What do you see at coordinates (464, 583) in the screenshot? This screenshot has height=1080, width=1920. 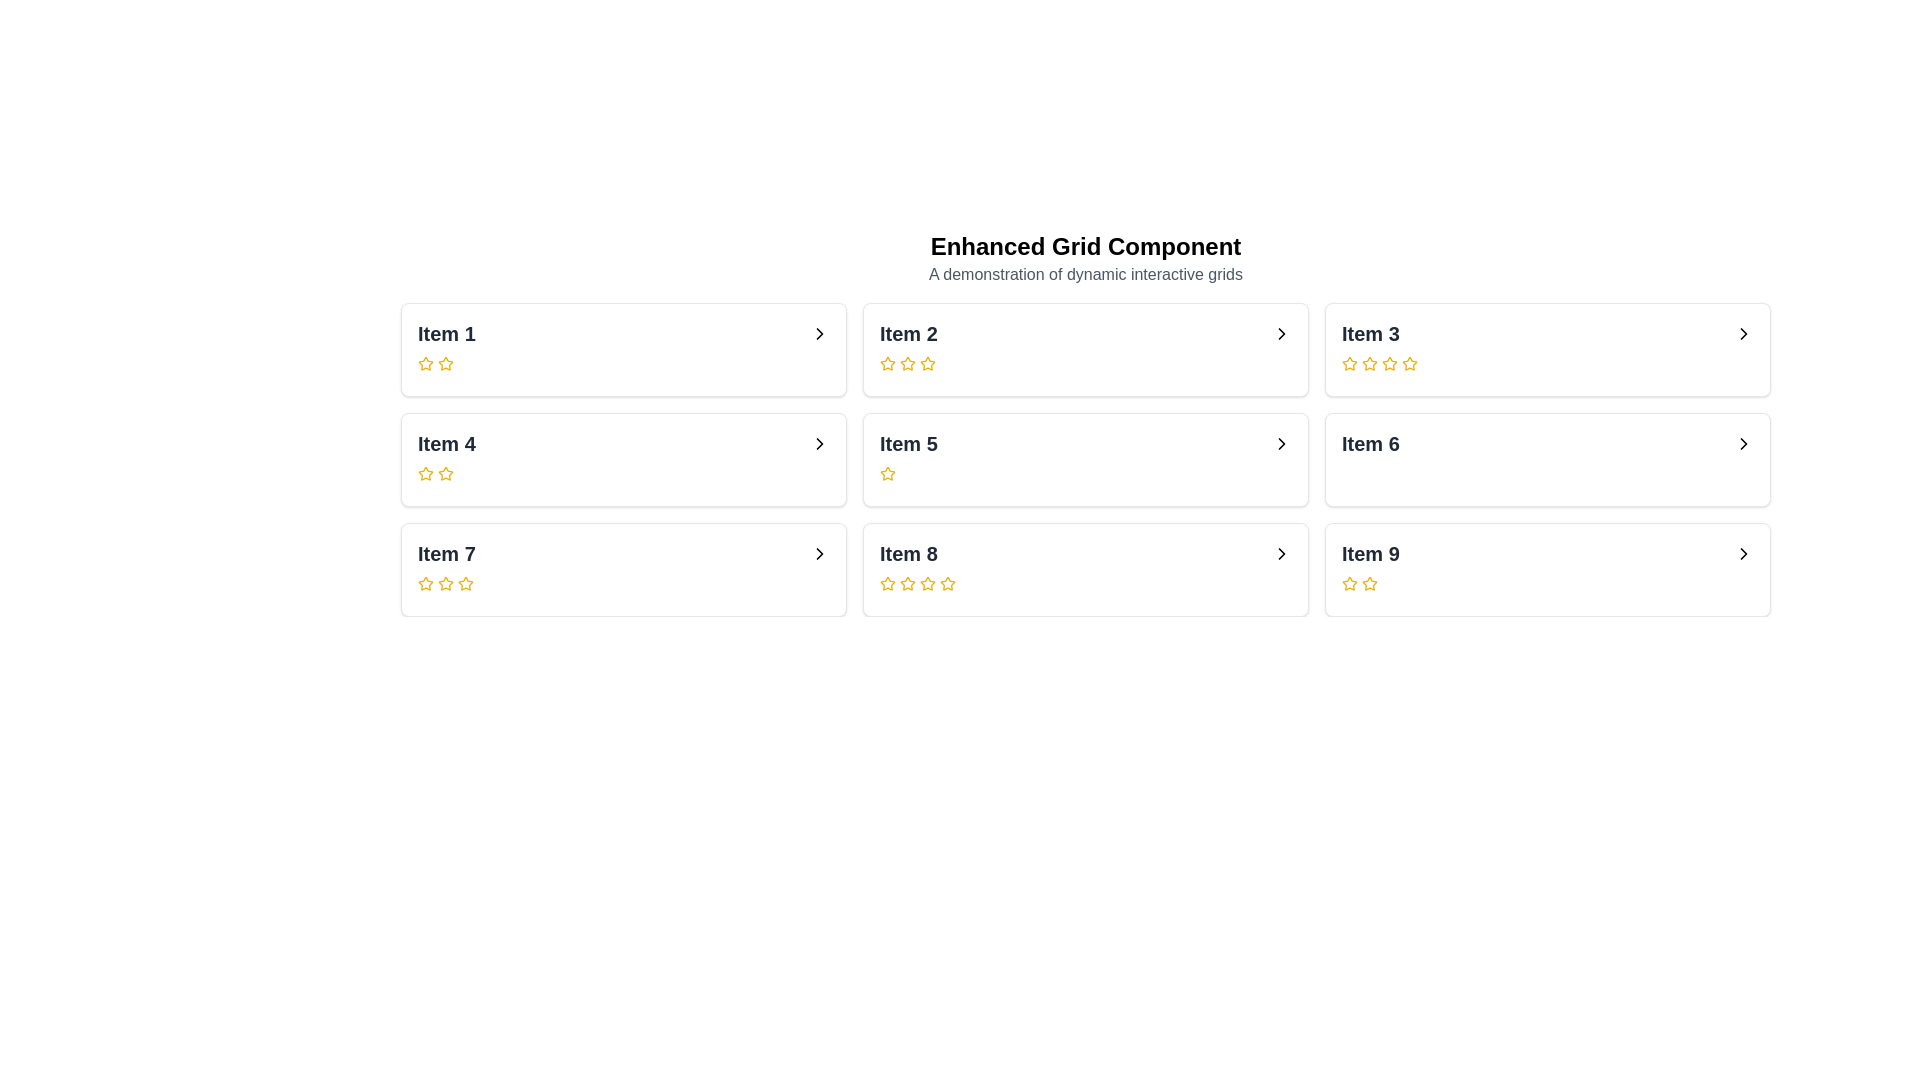 I see `the fifth yellow outlined star icon in the rating sequence for 'Item 7'` at bounding box center [464, 583].